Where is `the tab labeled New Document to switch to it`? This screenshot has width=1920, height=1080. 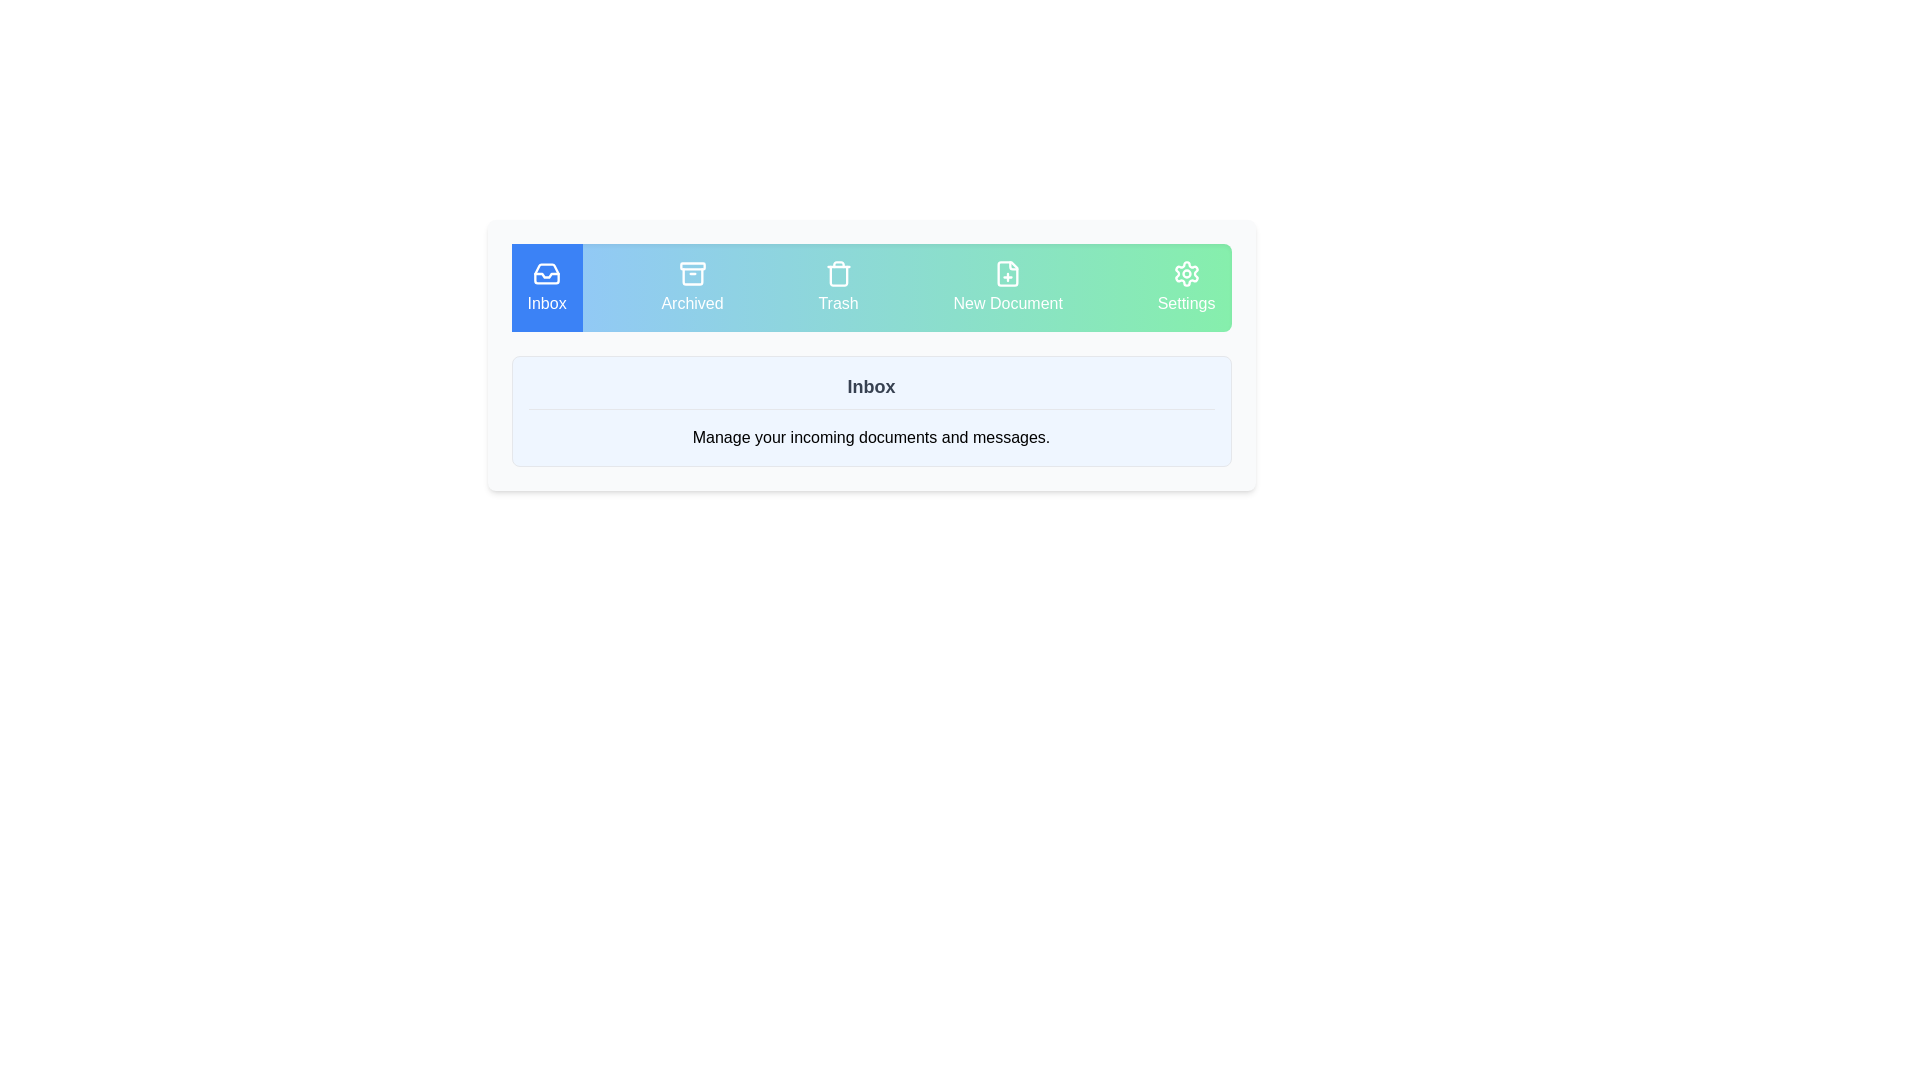 the tab labeled New Document to switch to it is located at coordinates (1008, 288).